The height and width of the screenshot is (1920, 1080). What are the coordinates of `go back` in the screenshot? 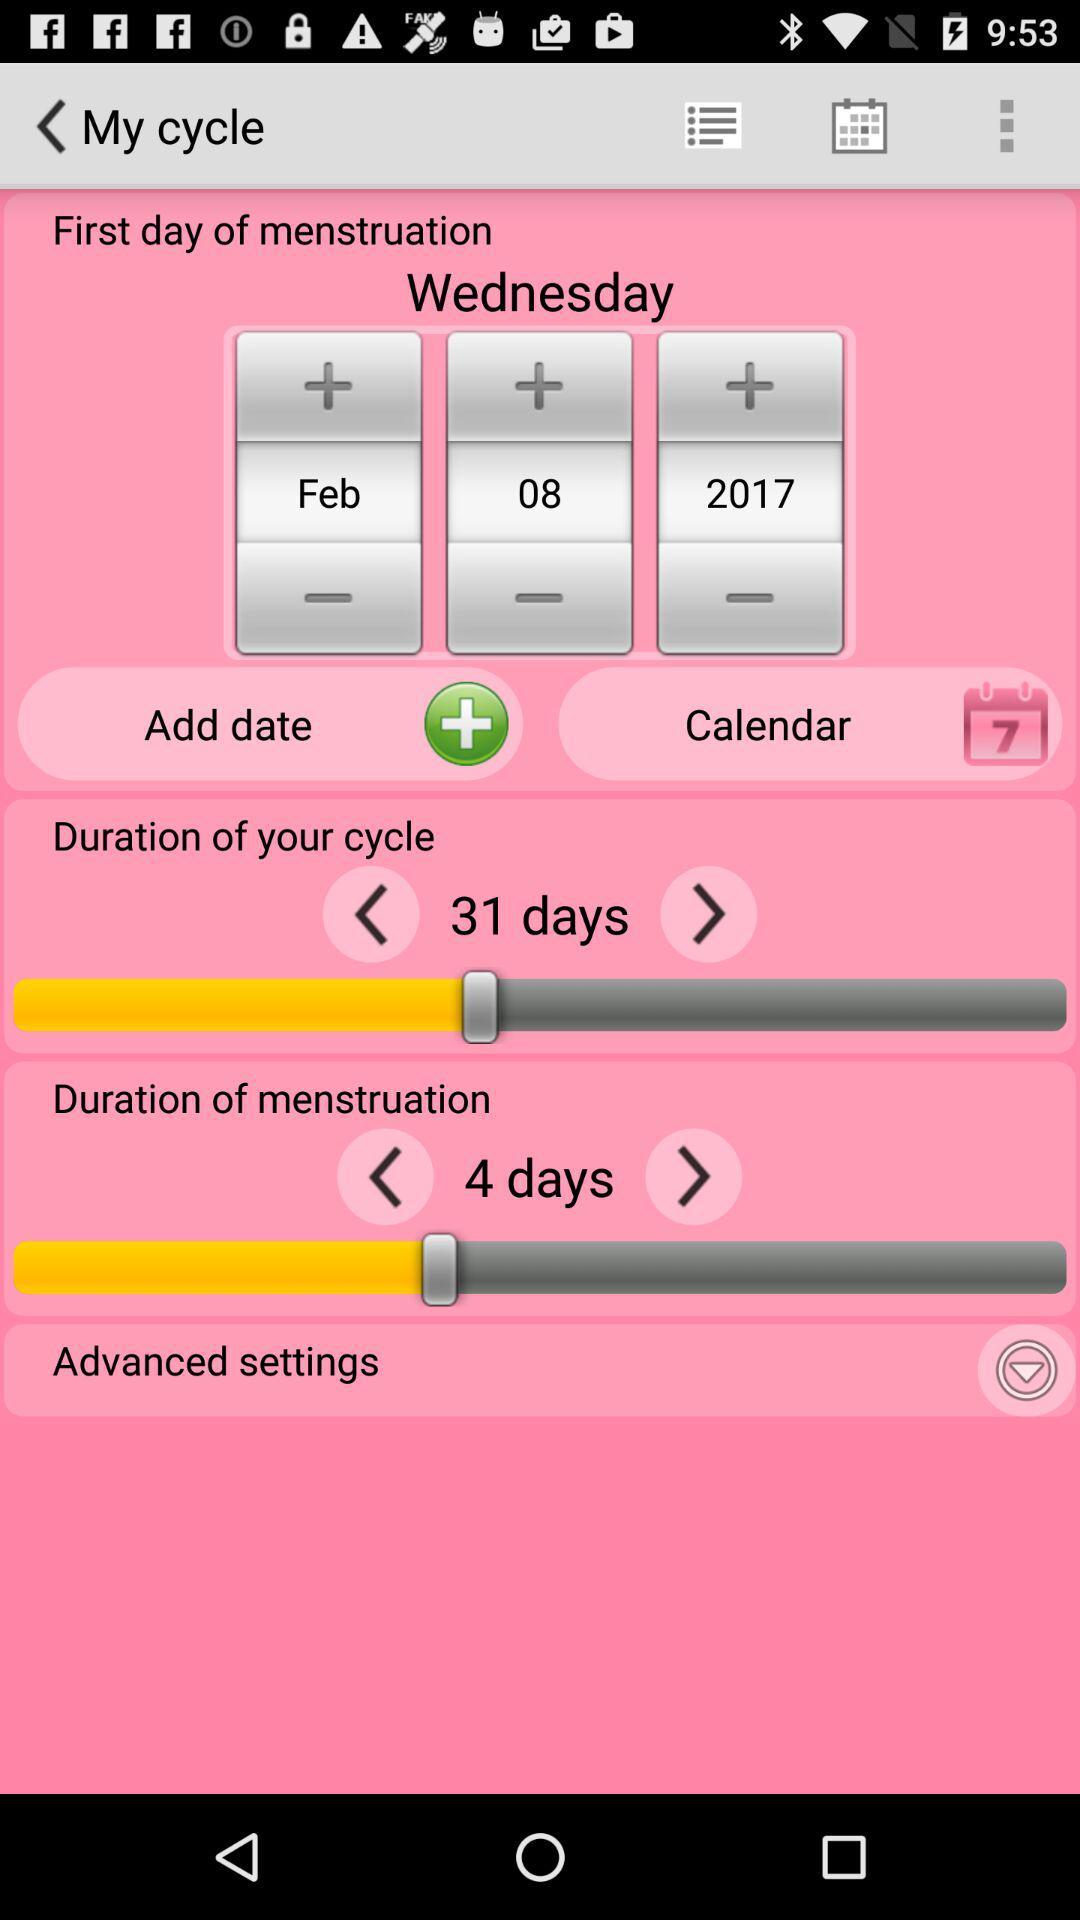 It's located at (371, 913).